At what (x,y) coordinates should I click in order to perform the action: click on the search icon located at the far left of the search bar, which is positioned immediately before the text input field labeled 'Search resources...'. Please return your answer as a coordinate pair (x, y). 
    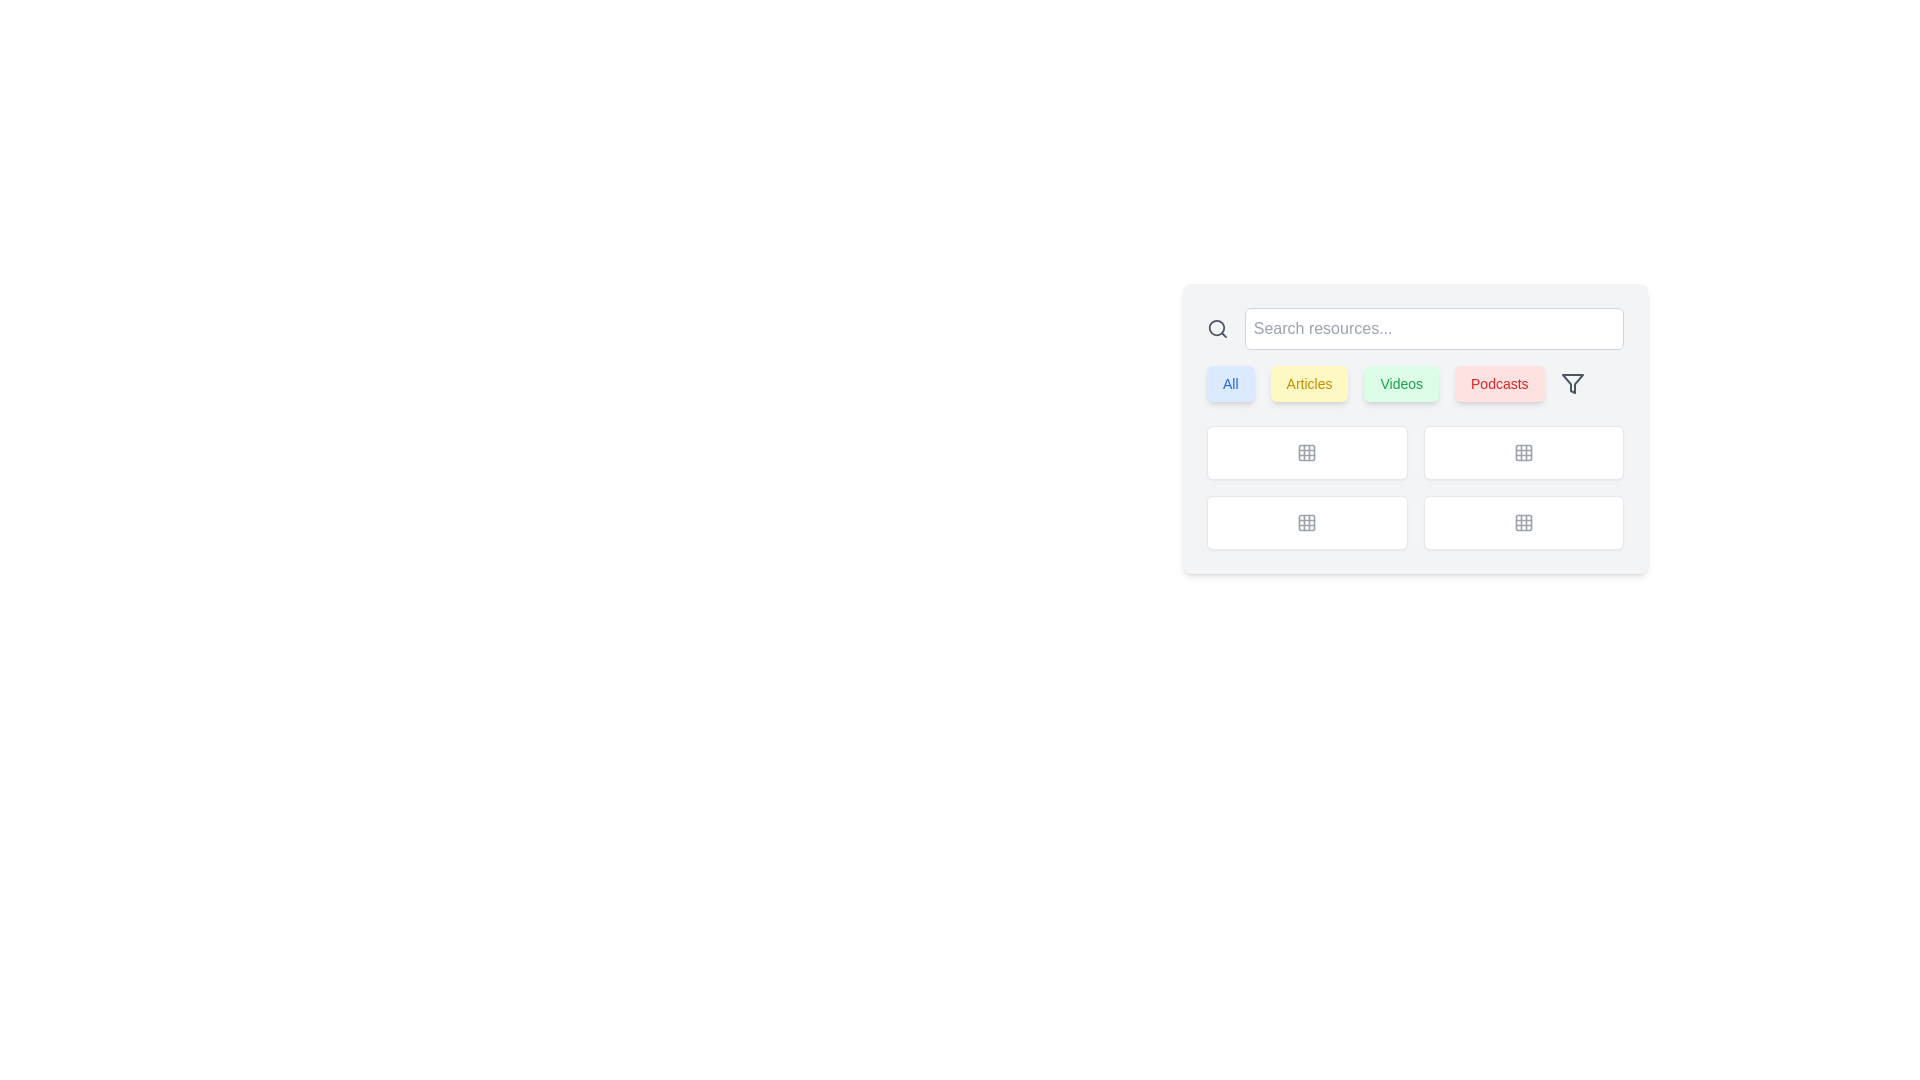
    Looking at the image, I should click on (1216, 327).